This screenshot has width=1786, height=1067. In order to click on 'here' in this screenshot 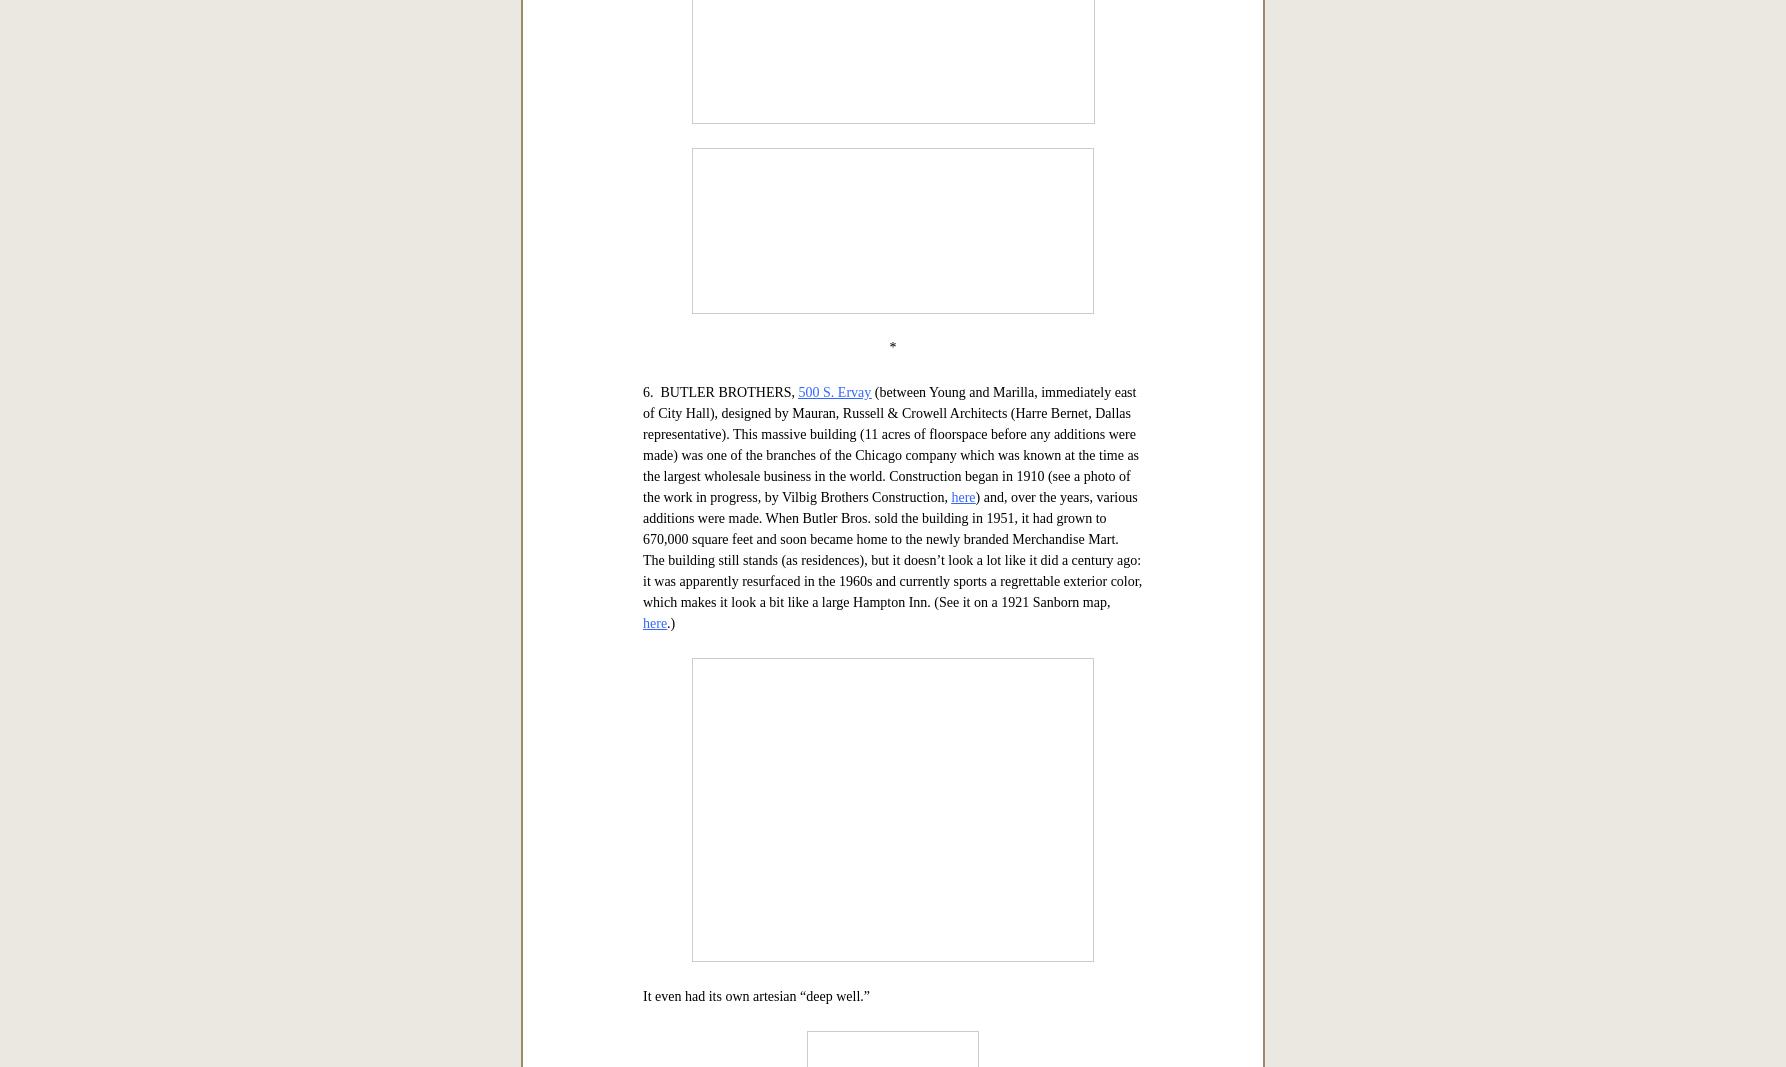, I will do `click(831, 338)`.